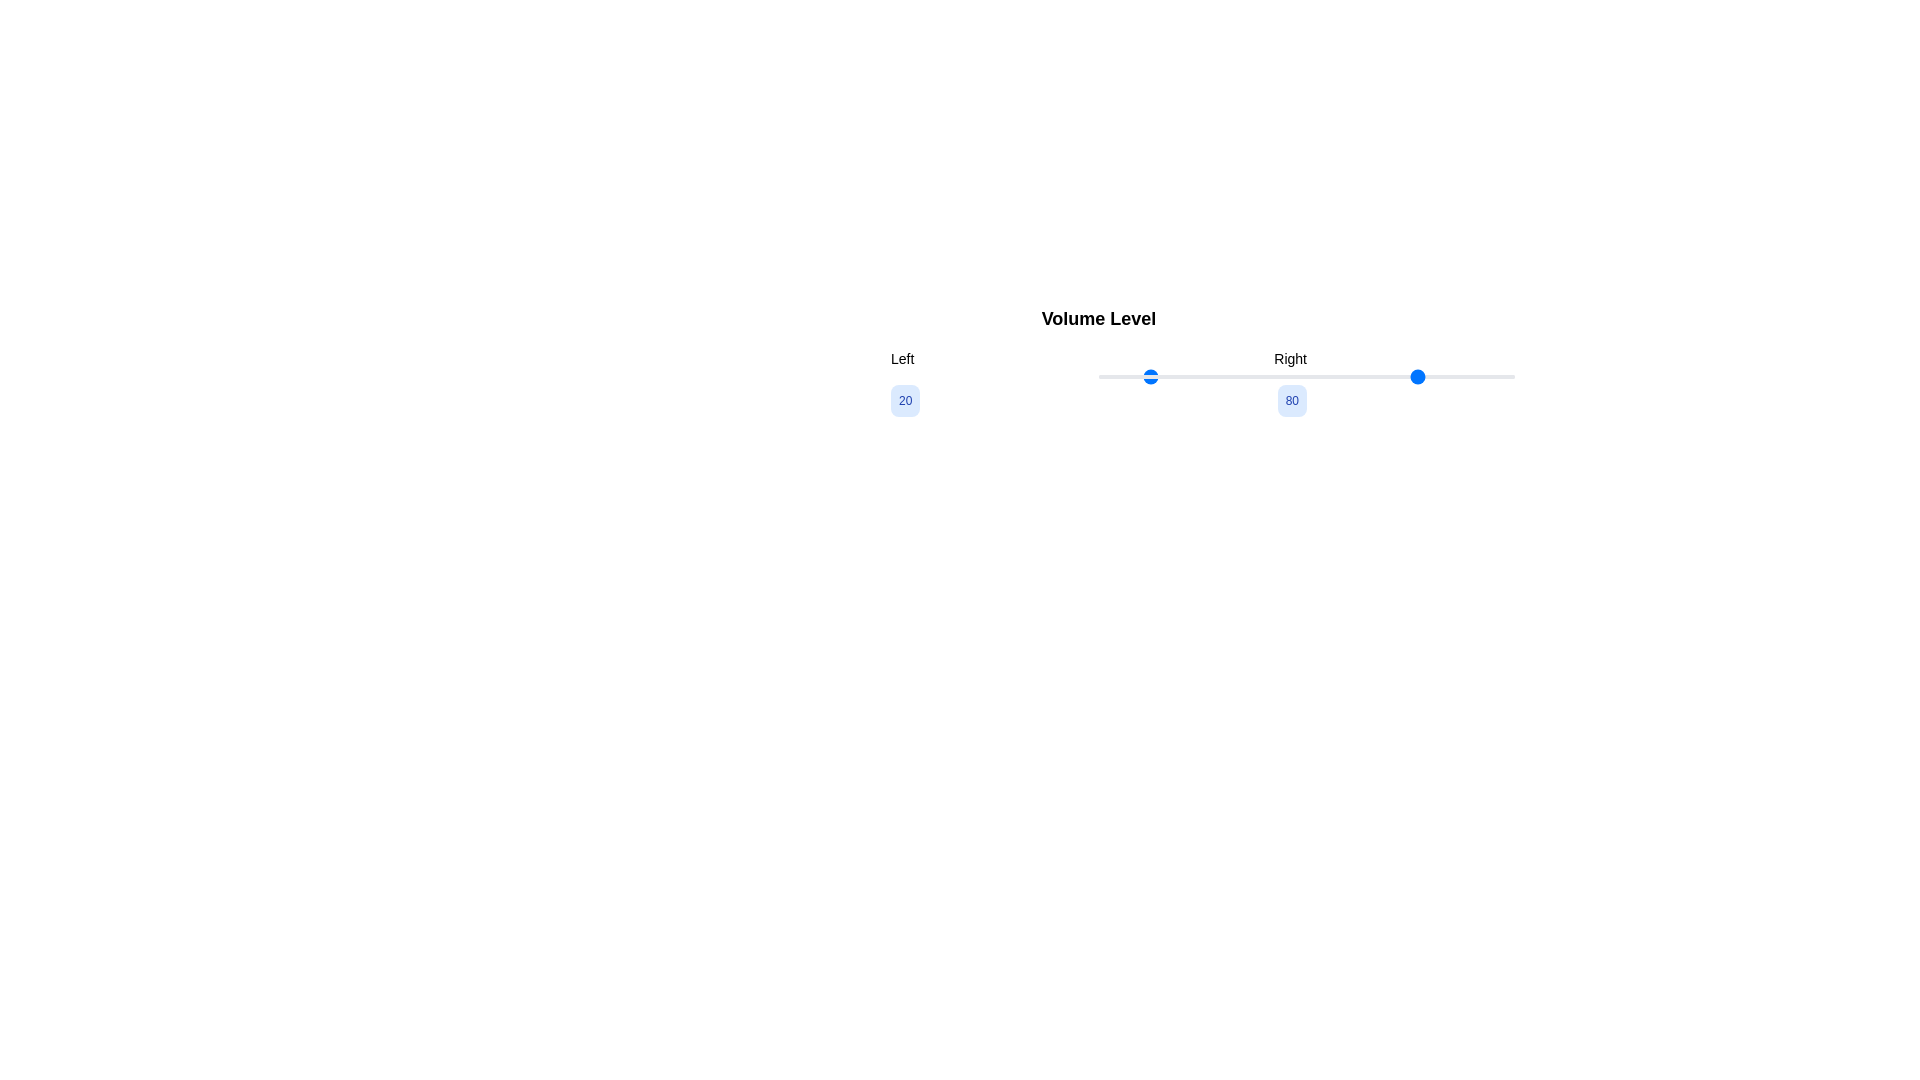 Image resolution: width=1920 pixels, height=1080 pixels. I want to click on the Text block providing contextual boundaries located beneath the slider control in the 'Volume Level' section, displaying the values '20' and '80', so click(1098, 401).